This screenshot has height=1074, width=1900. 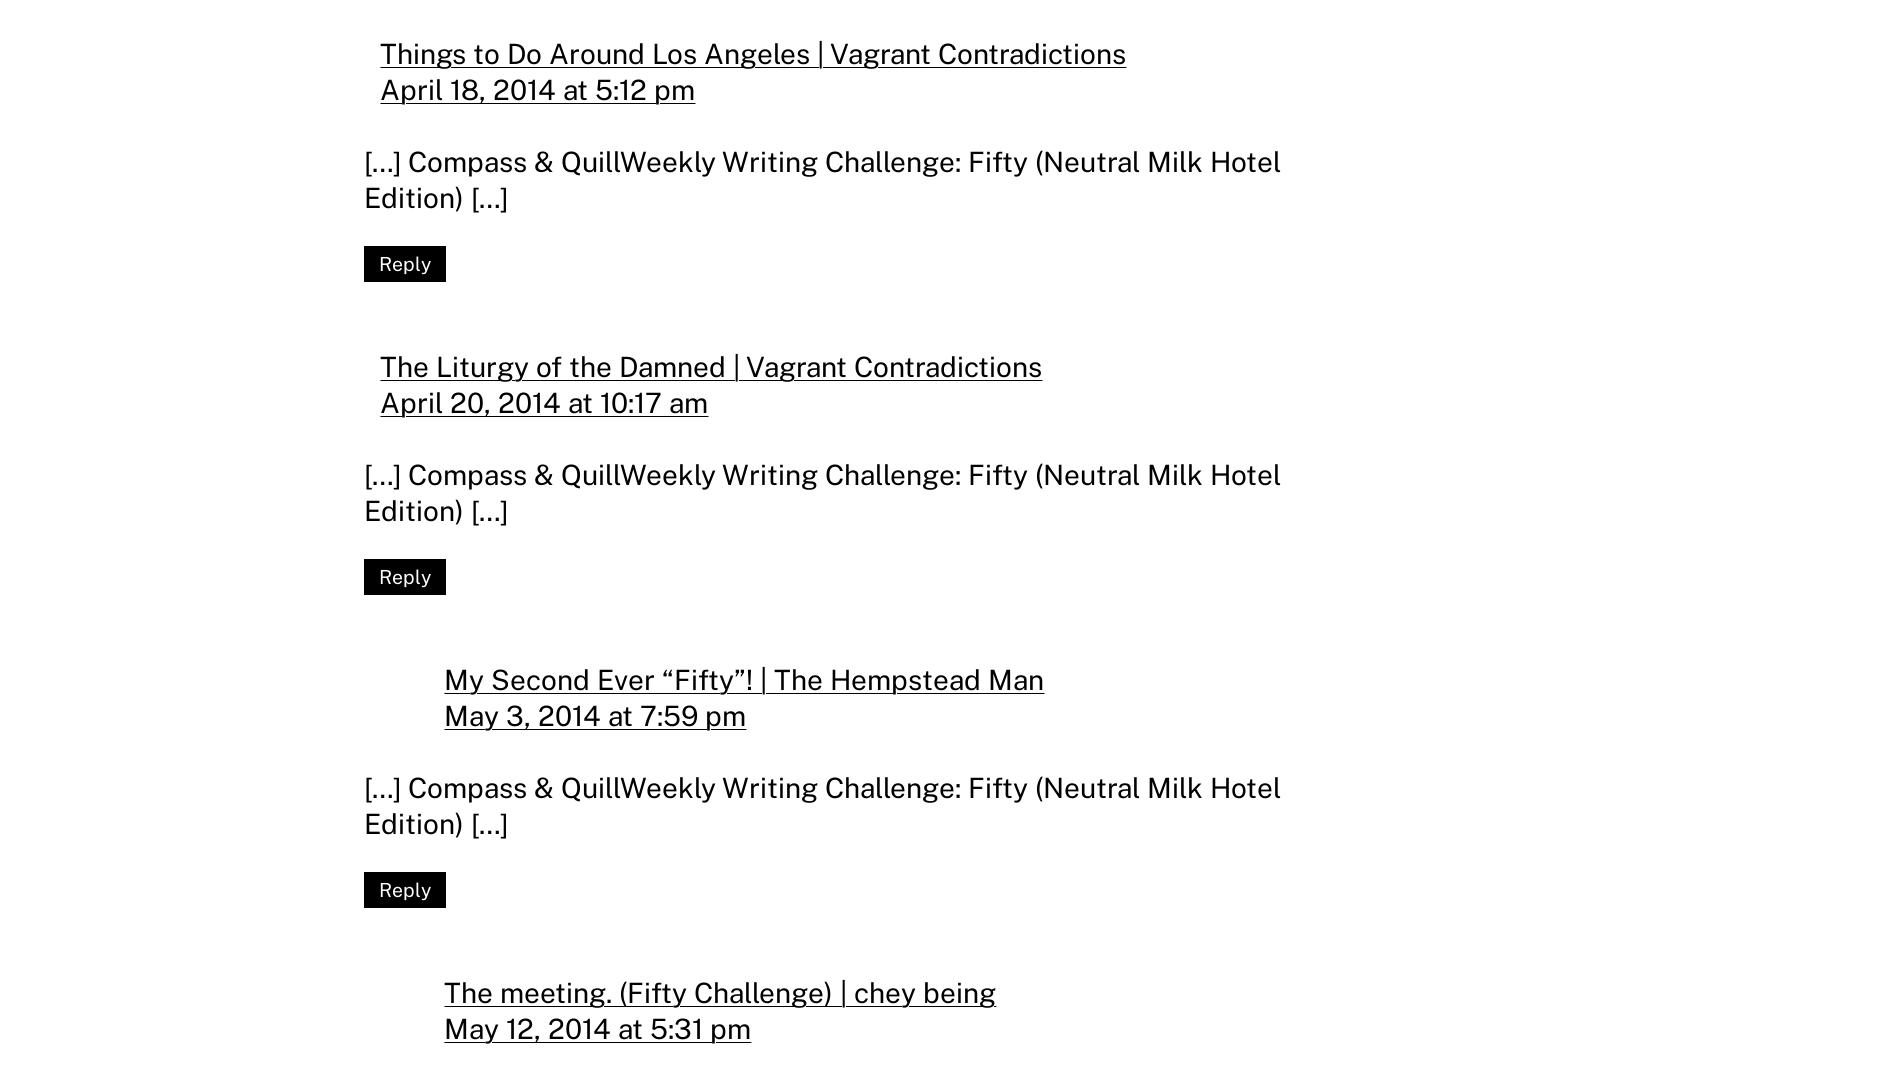 I want to click on 'My Second Ever “Fifty”! | The Hempstead Man', so click(x=743, y=678).